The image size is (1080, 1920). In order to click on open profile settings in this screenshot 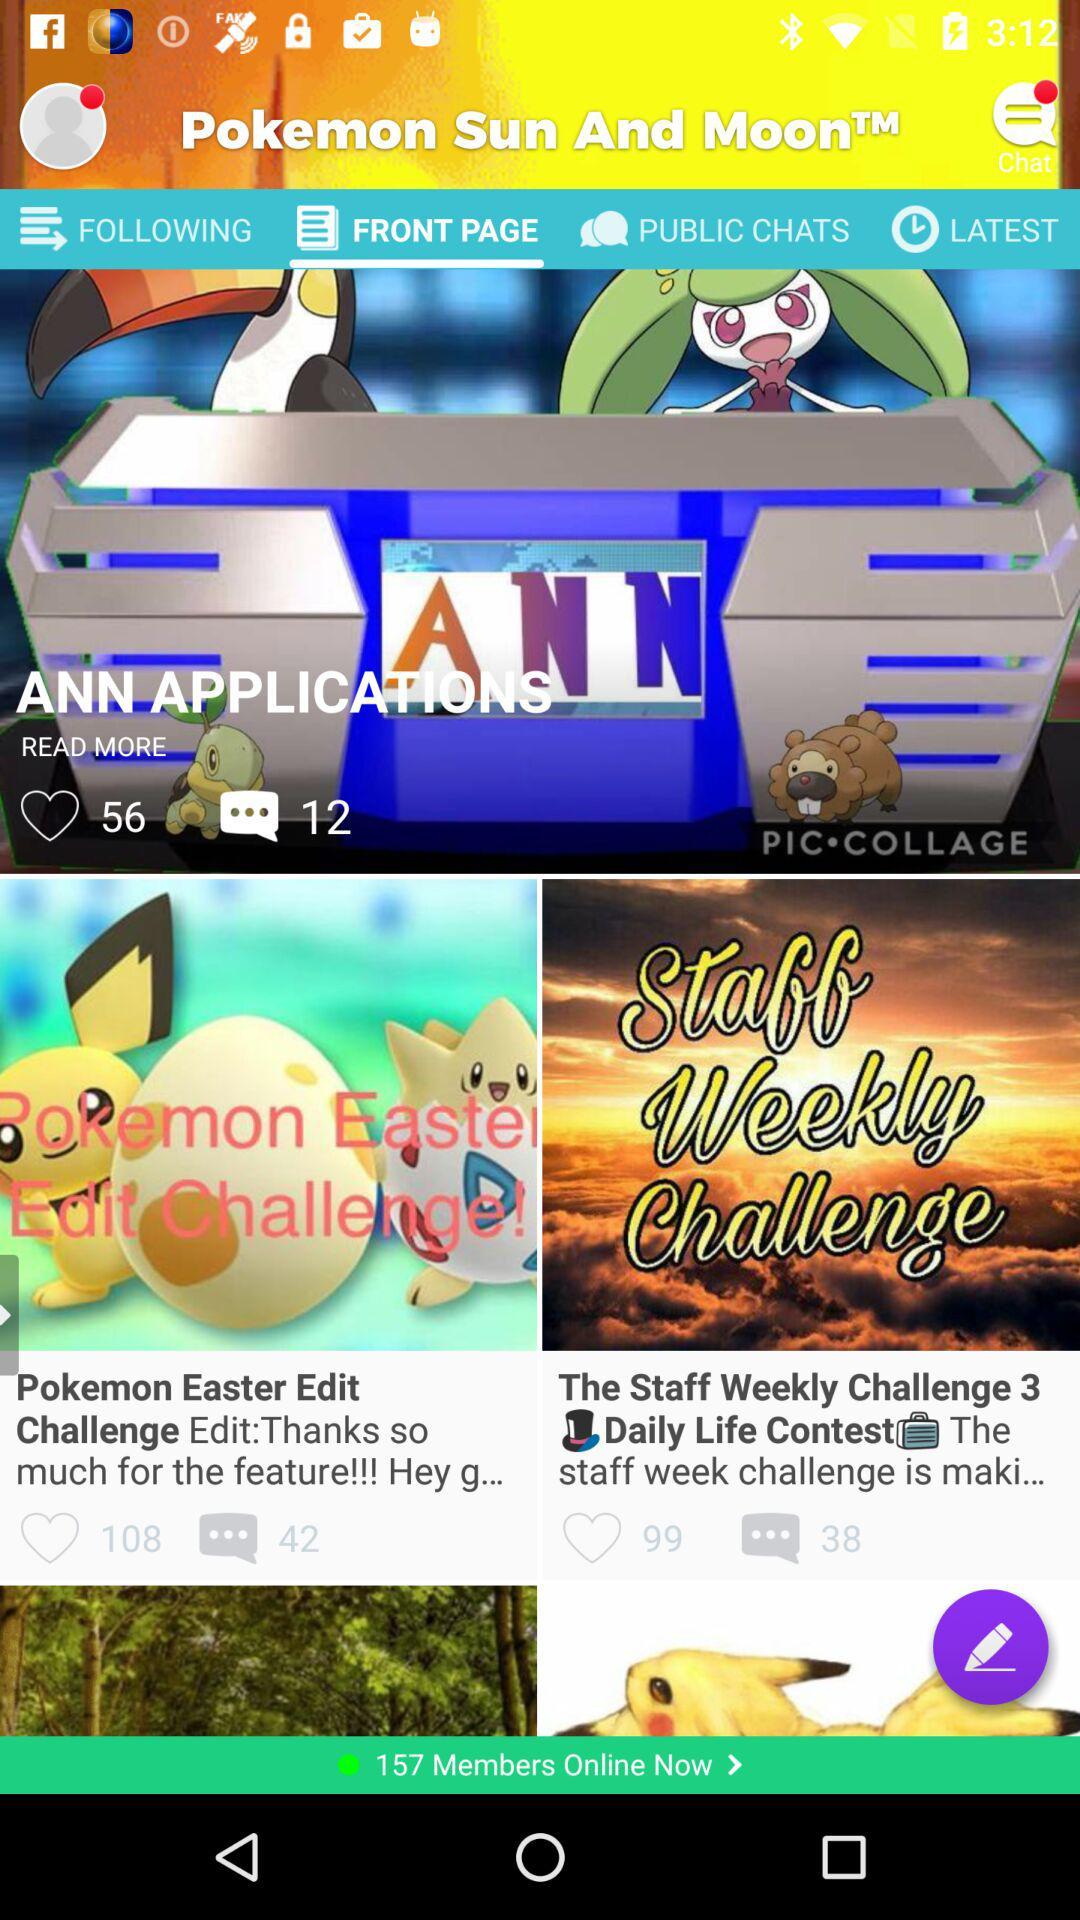, I will do `click(61, 124)`.